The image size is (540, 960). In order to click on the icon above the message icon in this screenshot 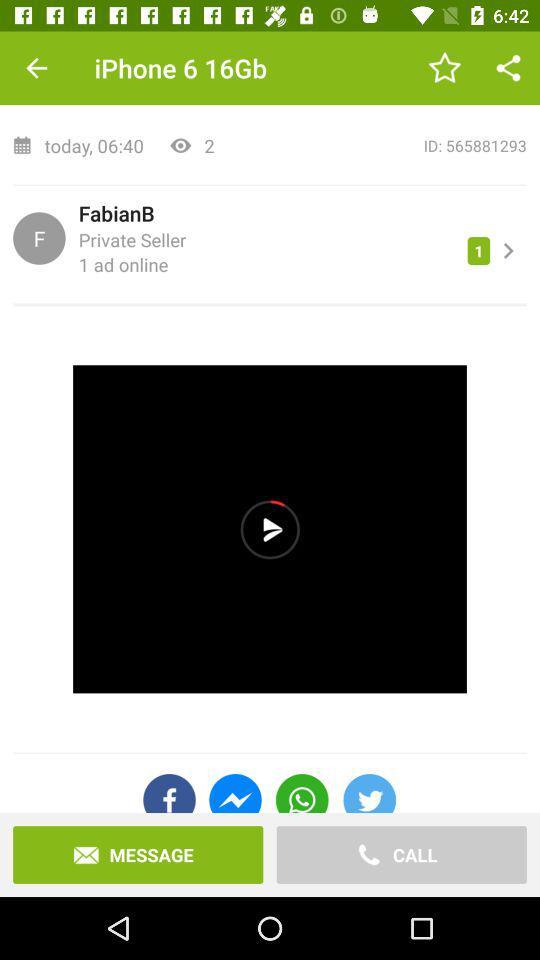, I will do `click(234, 793)`.